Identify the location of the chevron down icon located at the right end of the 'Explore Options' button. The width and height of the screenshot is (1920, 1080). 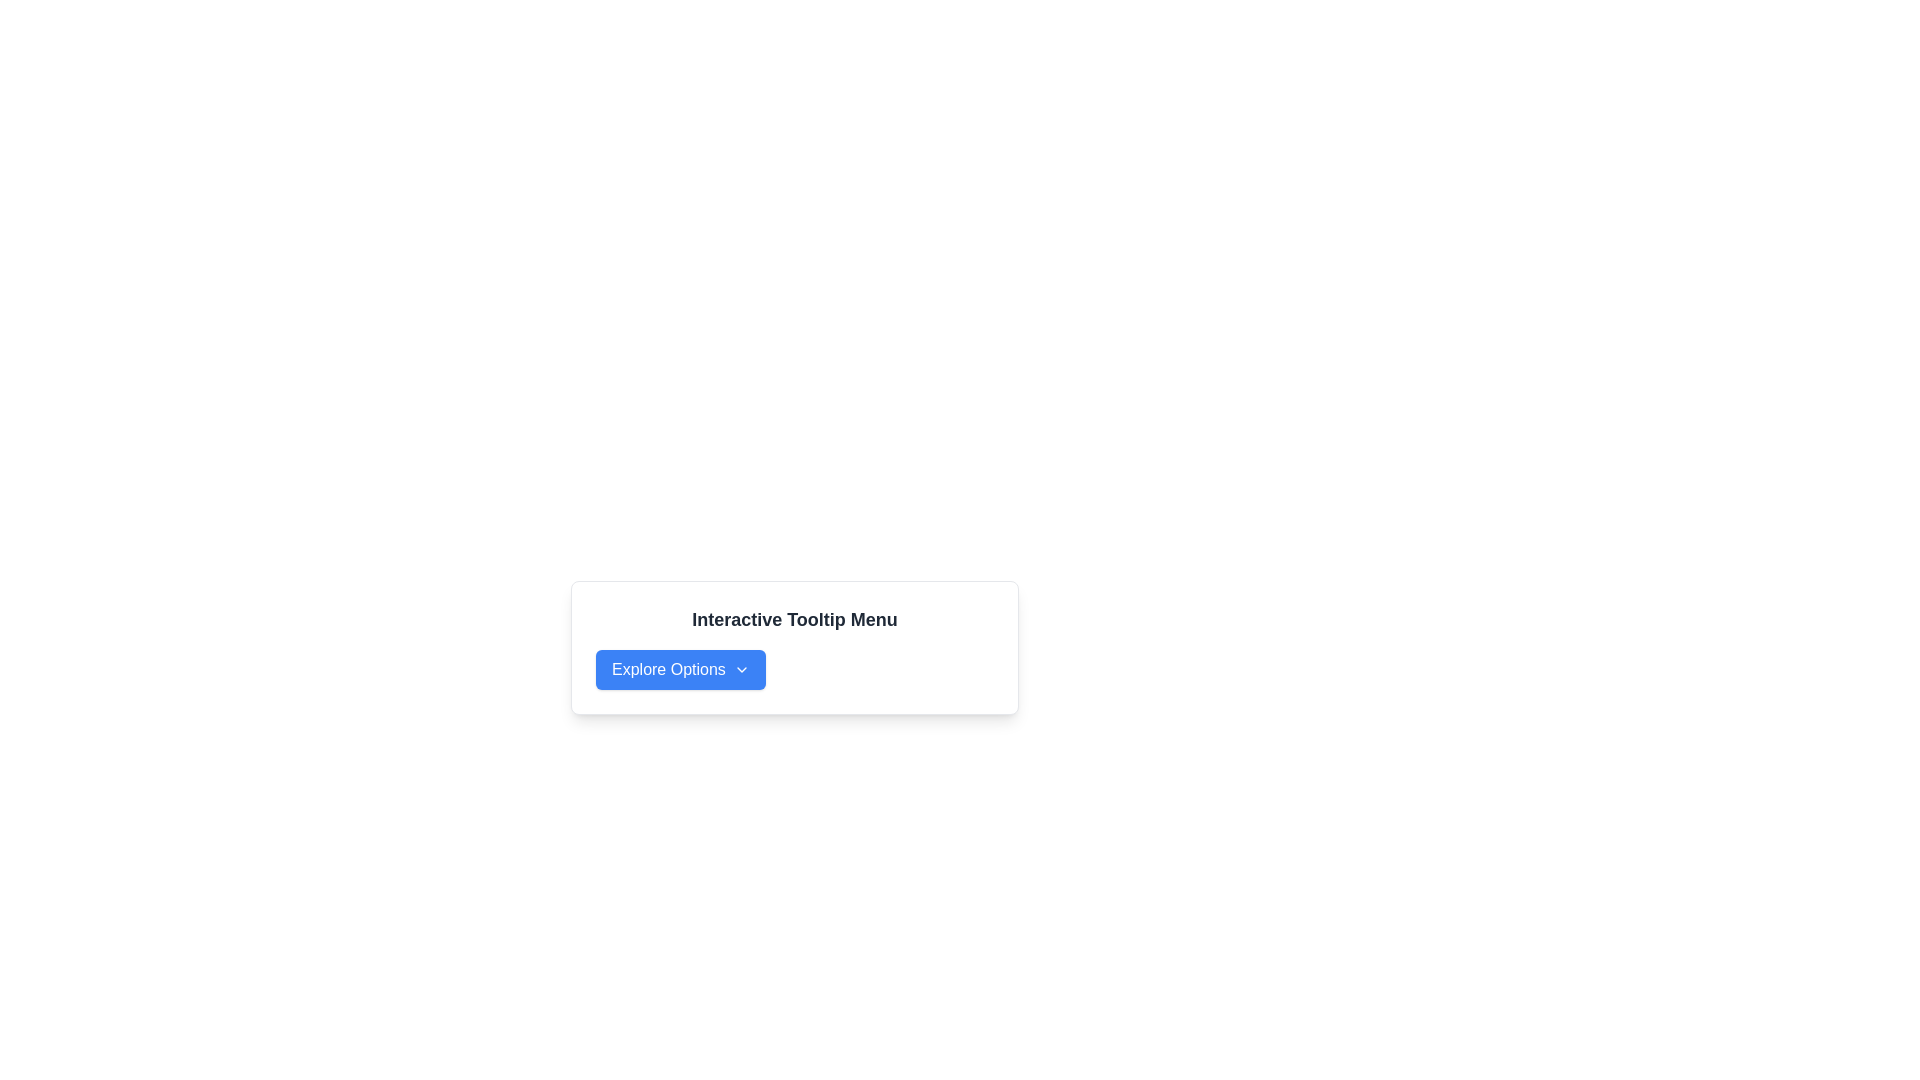
(740, 670).